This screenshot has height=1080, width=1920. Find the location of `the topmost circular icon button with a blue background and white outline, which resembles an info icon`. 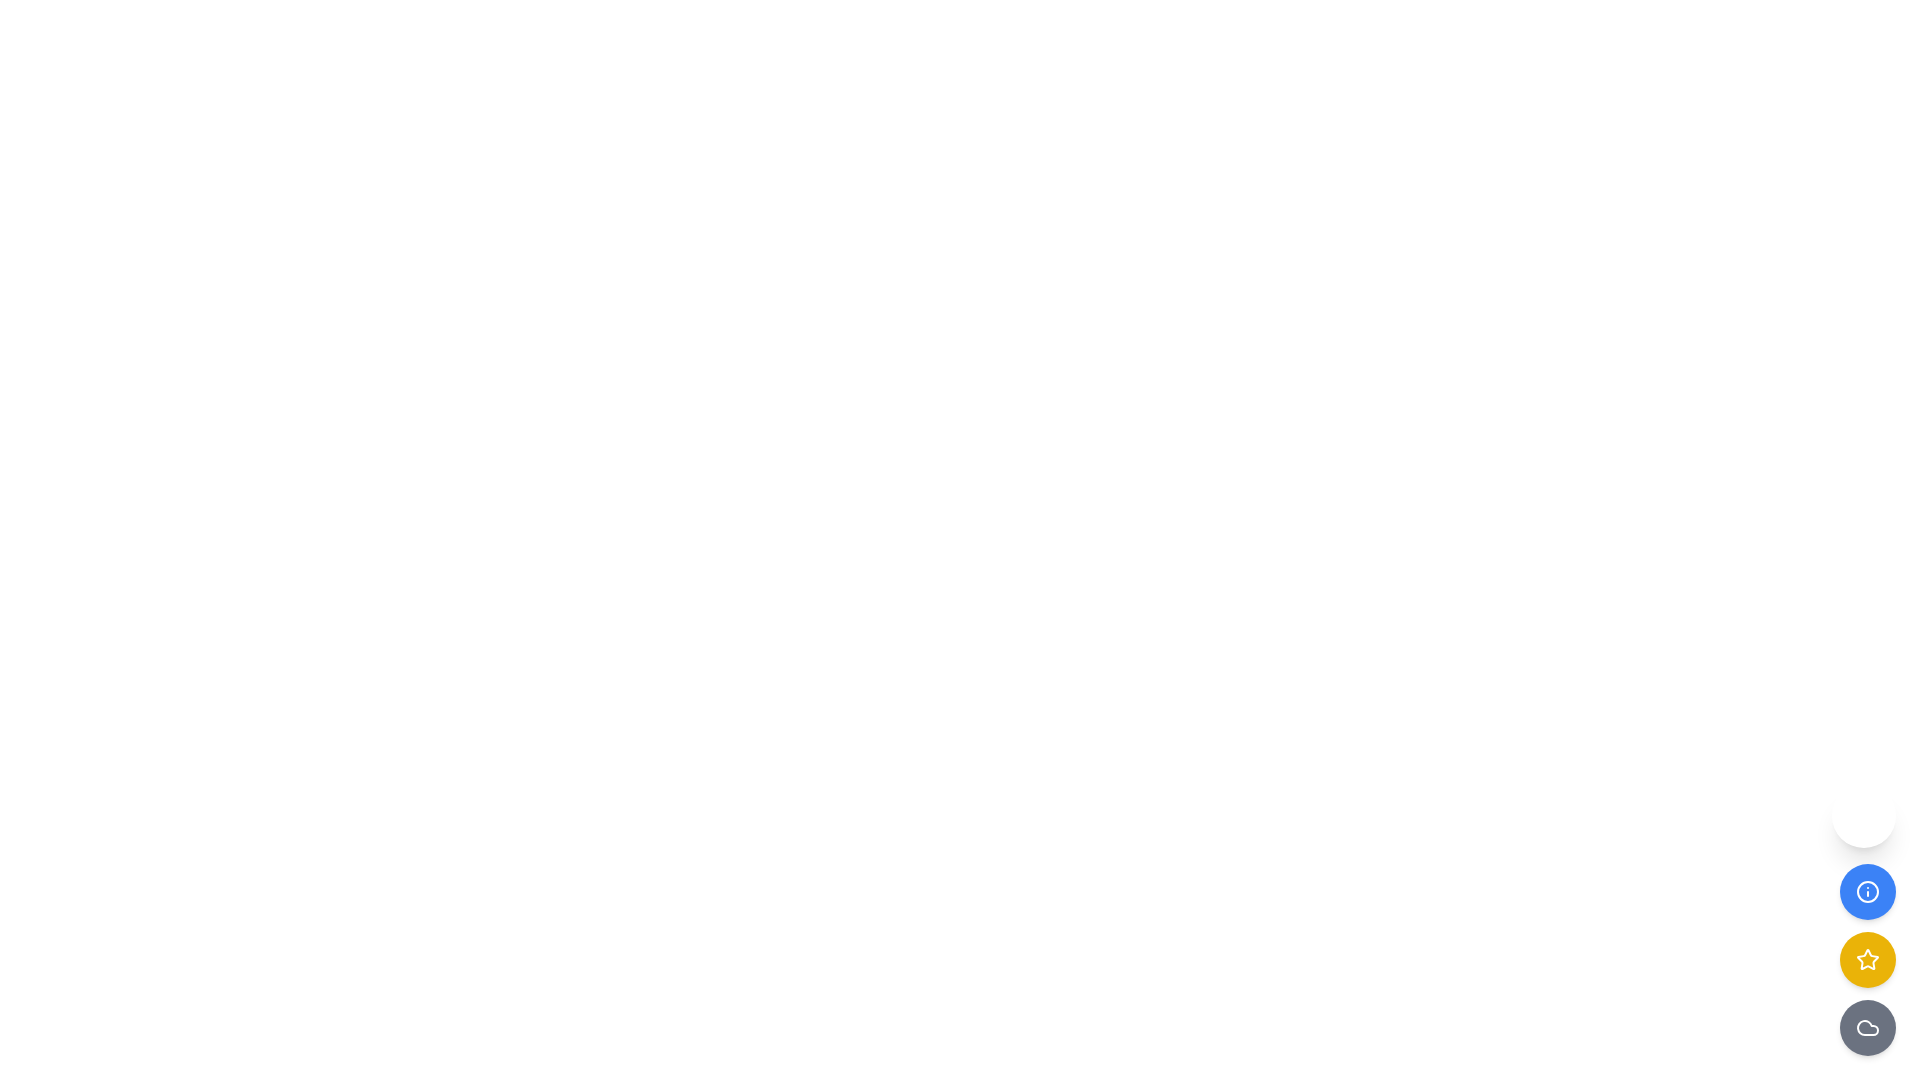

the topmost circular icon button with a blue background and white outline, which resembles an info icon is located at coordinates (1866, 890).